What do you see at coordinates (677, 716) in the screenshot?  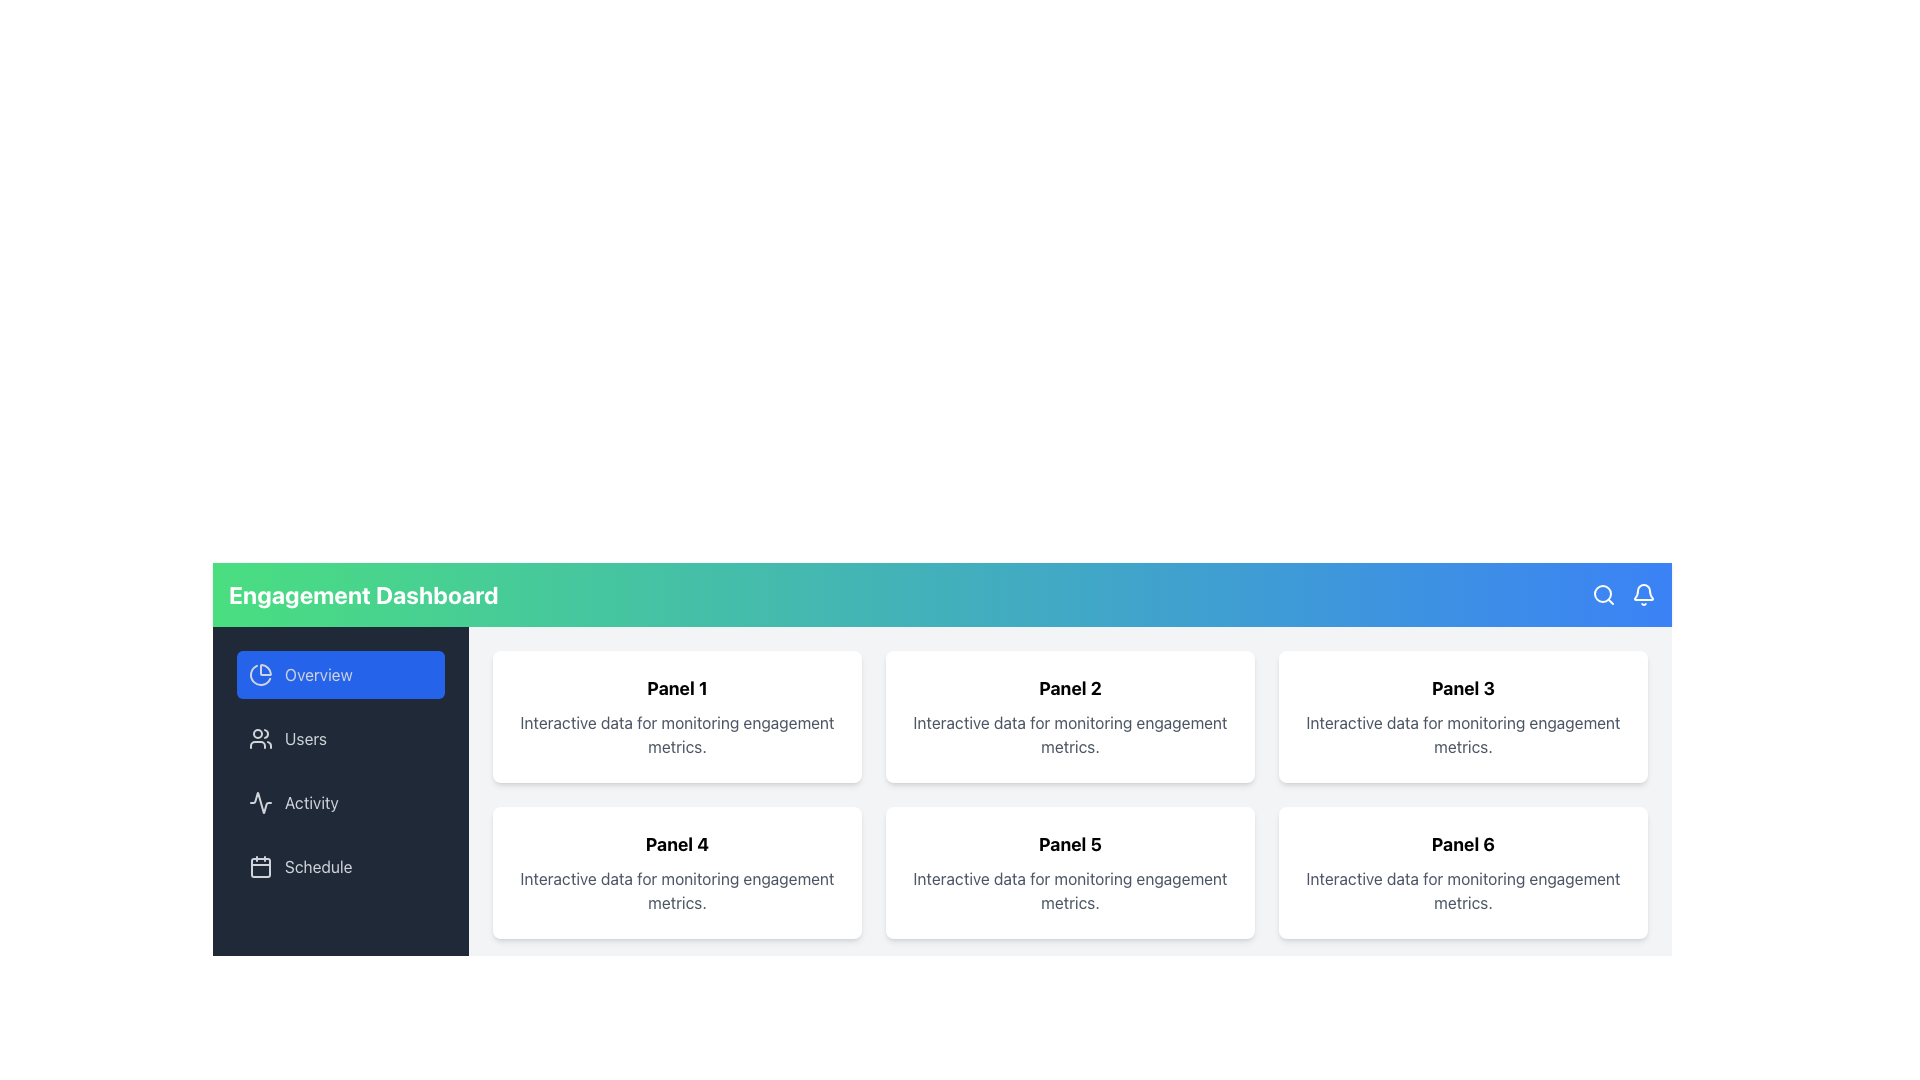 I see `the first Informational Card located in the top-left corner of the grid layout to interact with it` at bounding box center [677, 716].